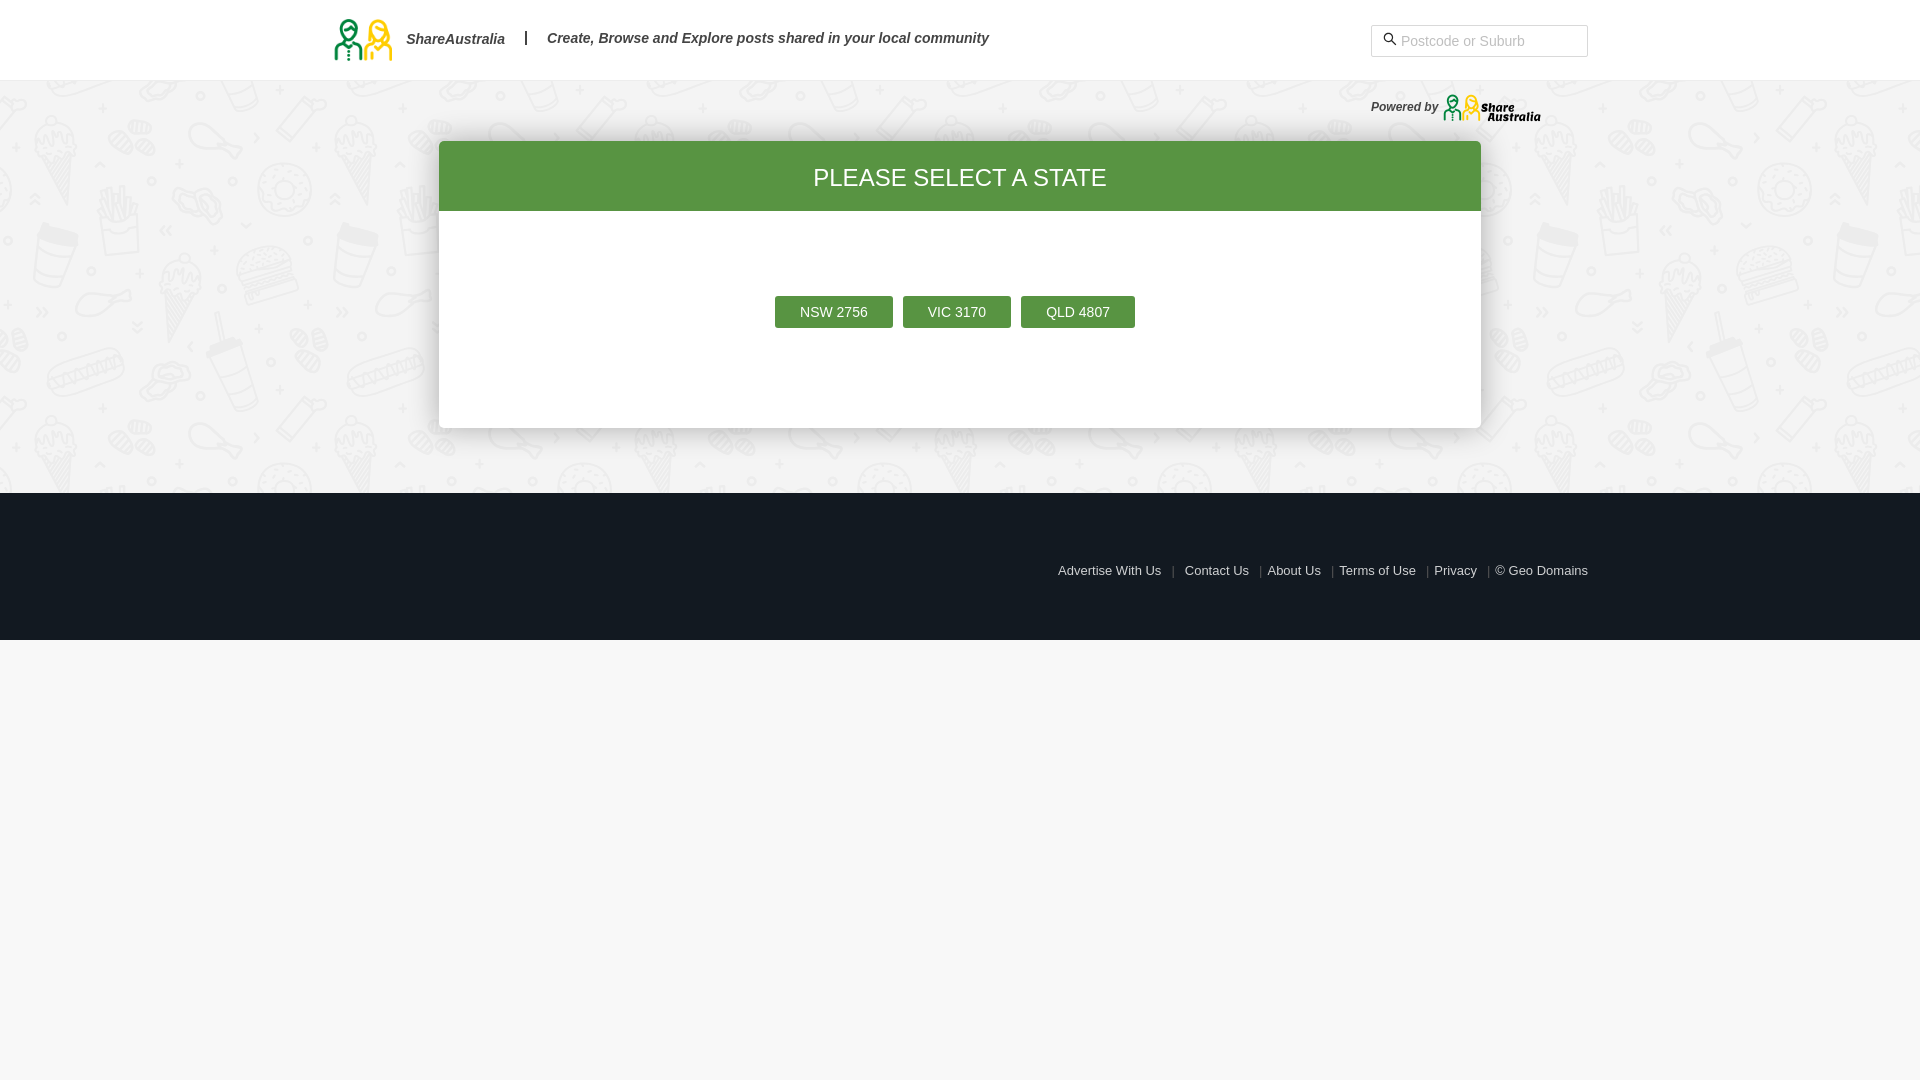  Describe the element at coordinates (417, 38) in the screenshot. I see `'ShareAustralia'` at that location.